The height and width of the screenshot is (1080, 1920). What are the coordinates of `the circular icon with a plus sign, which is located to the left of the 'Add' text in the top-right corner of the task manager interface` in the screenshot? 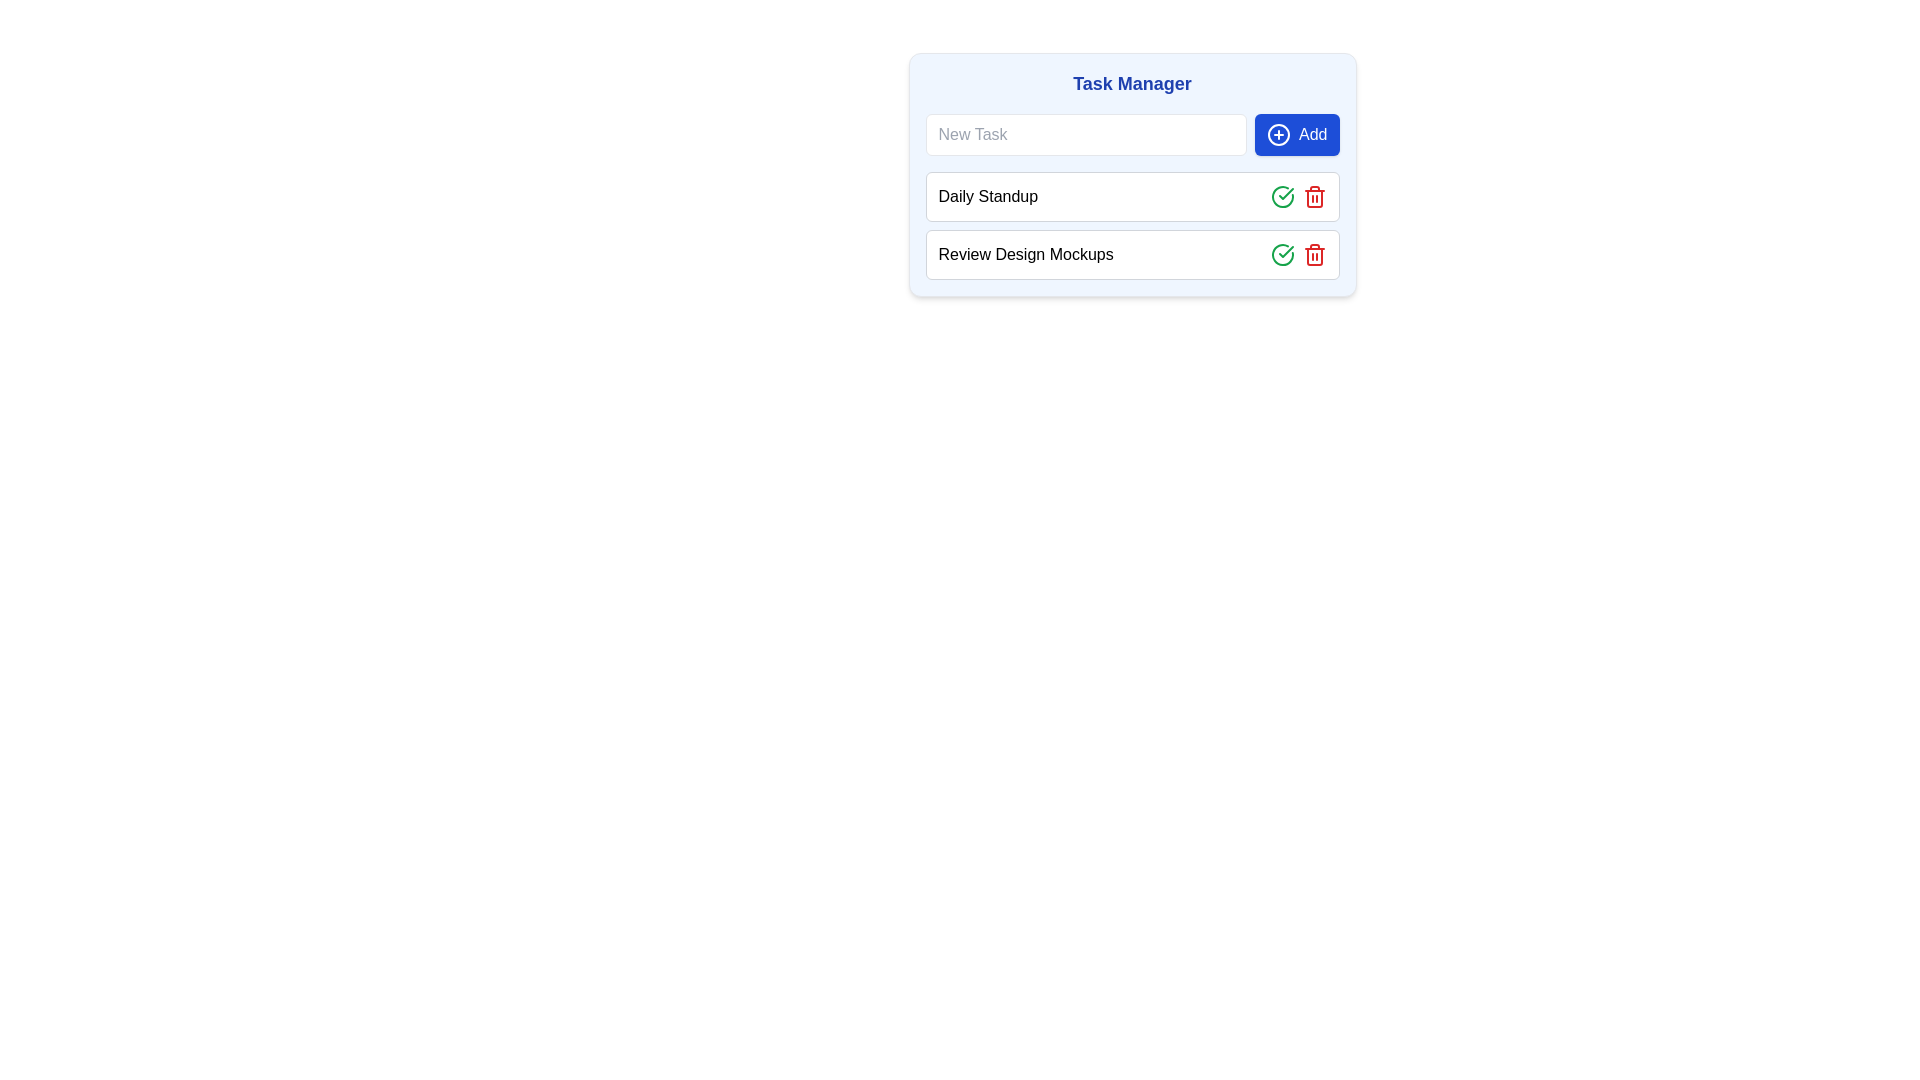 It's located at (1278, 135).